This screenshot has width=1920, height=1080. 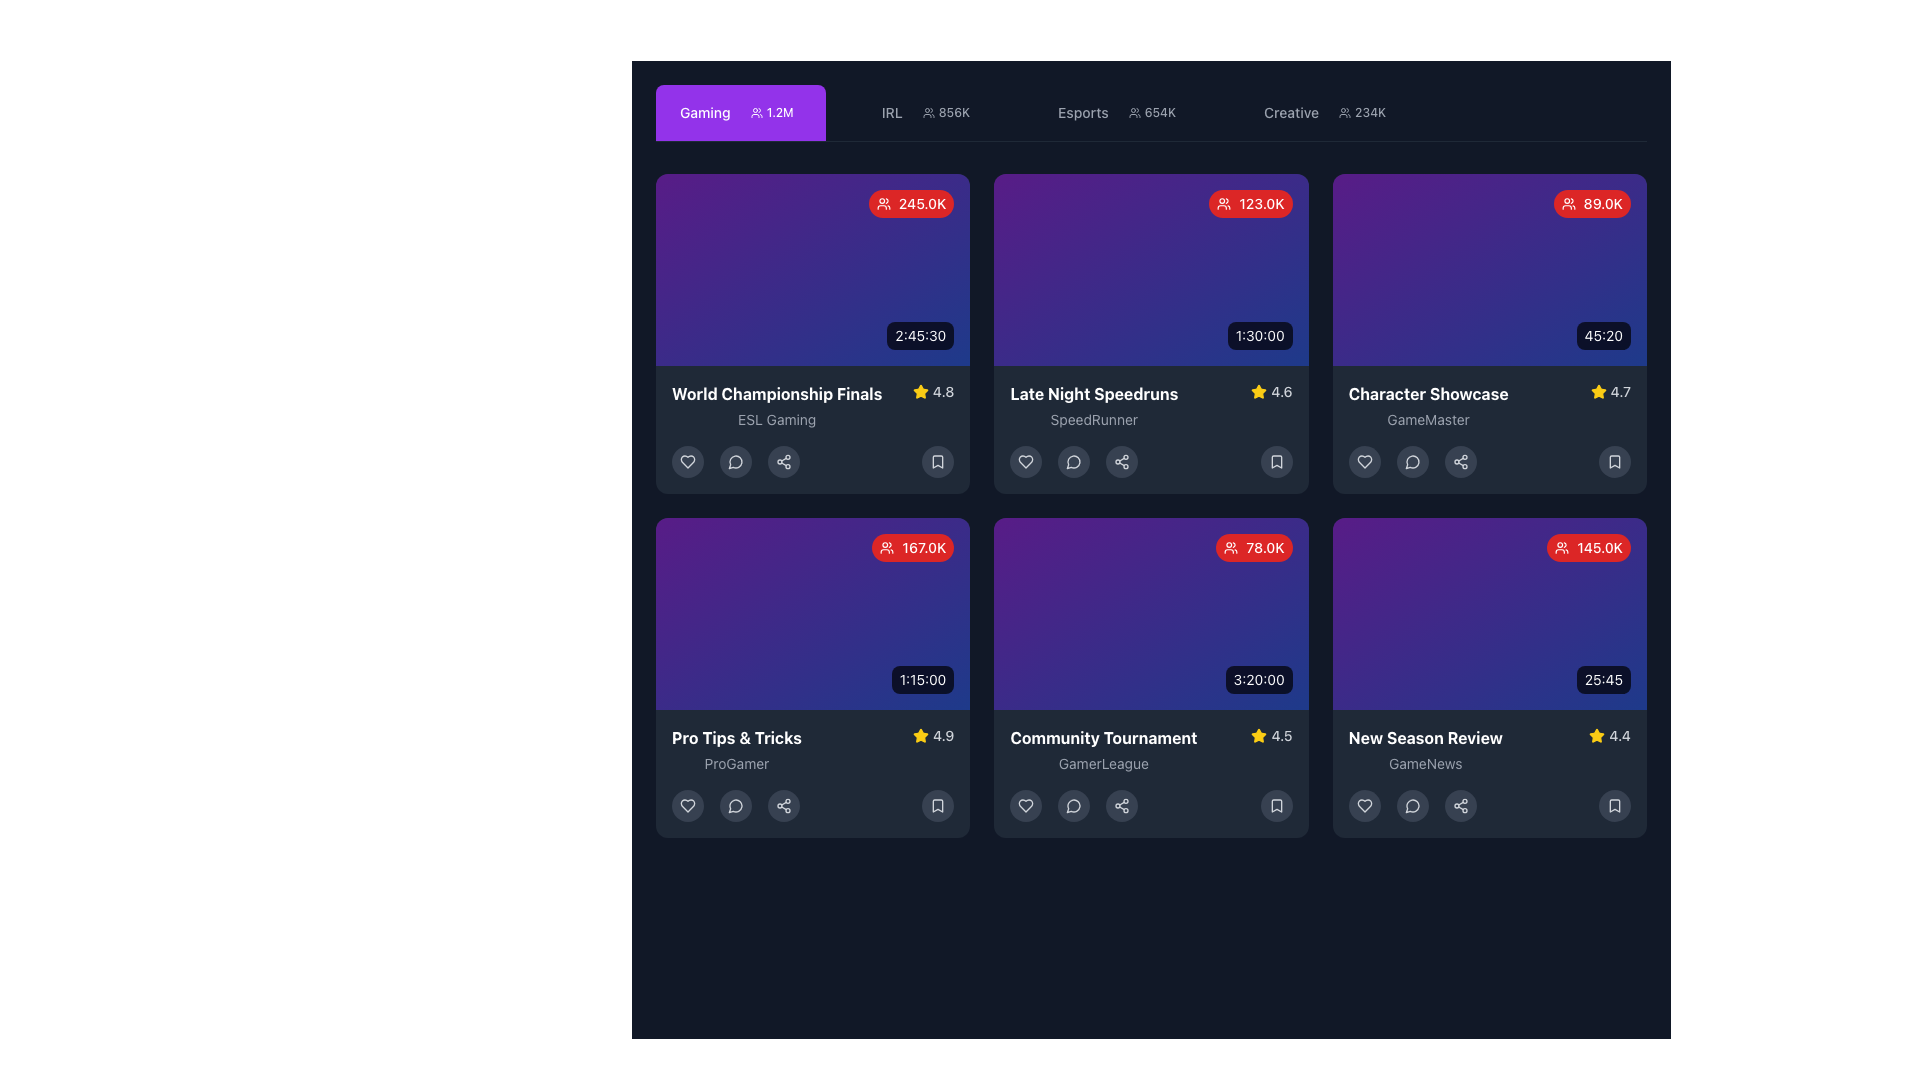 What do you see at coordinates (1230, 547) in the screenshot?
I see `the icon resembling three user avatars, which is white on a red circular background, located to the left of the '78.0K' text in the top-right corner of the 'Community Tournament' card` at bounding box center [1230, 547].